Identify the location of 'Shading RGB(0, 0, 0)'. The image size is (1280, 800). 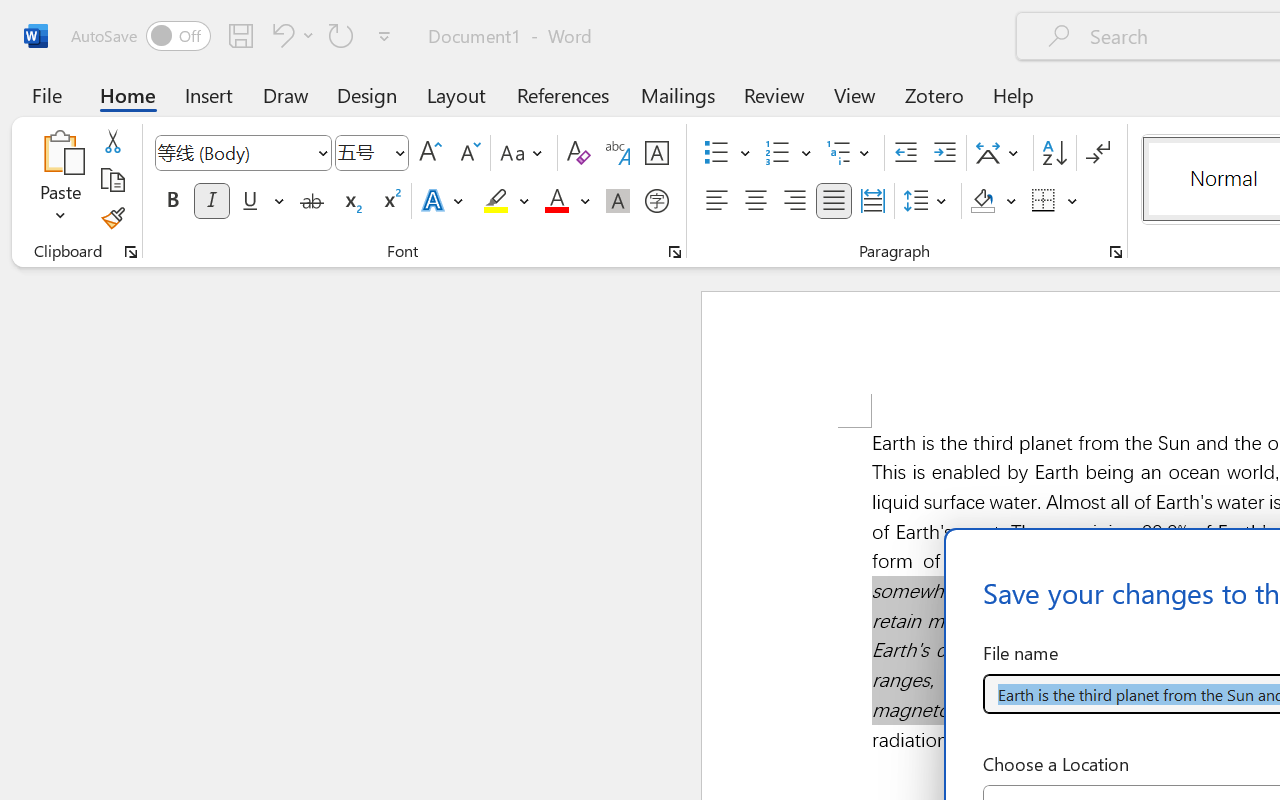
(983, 201).